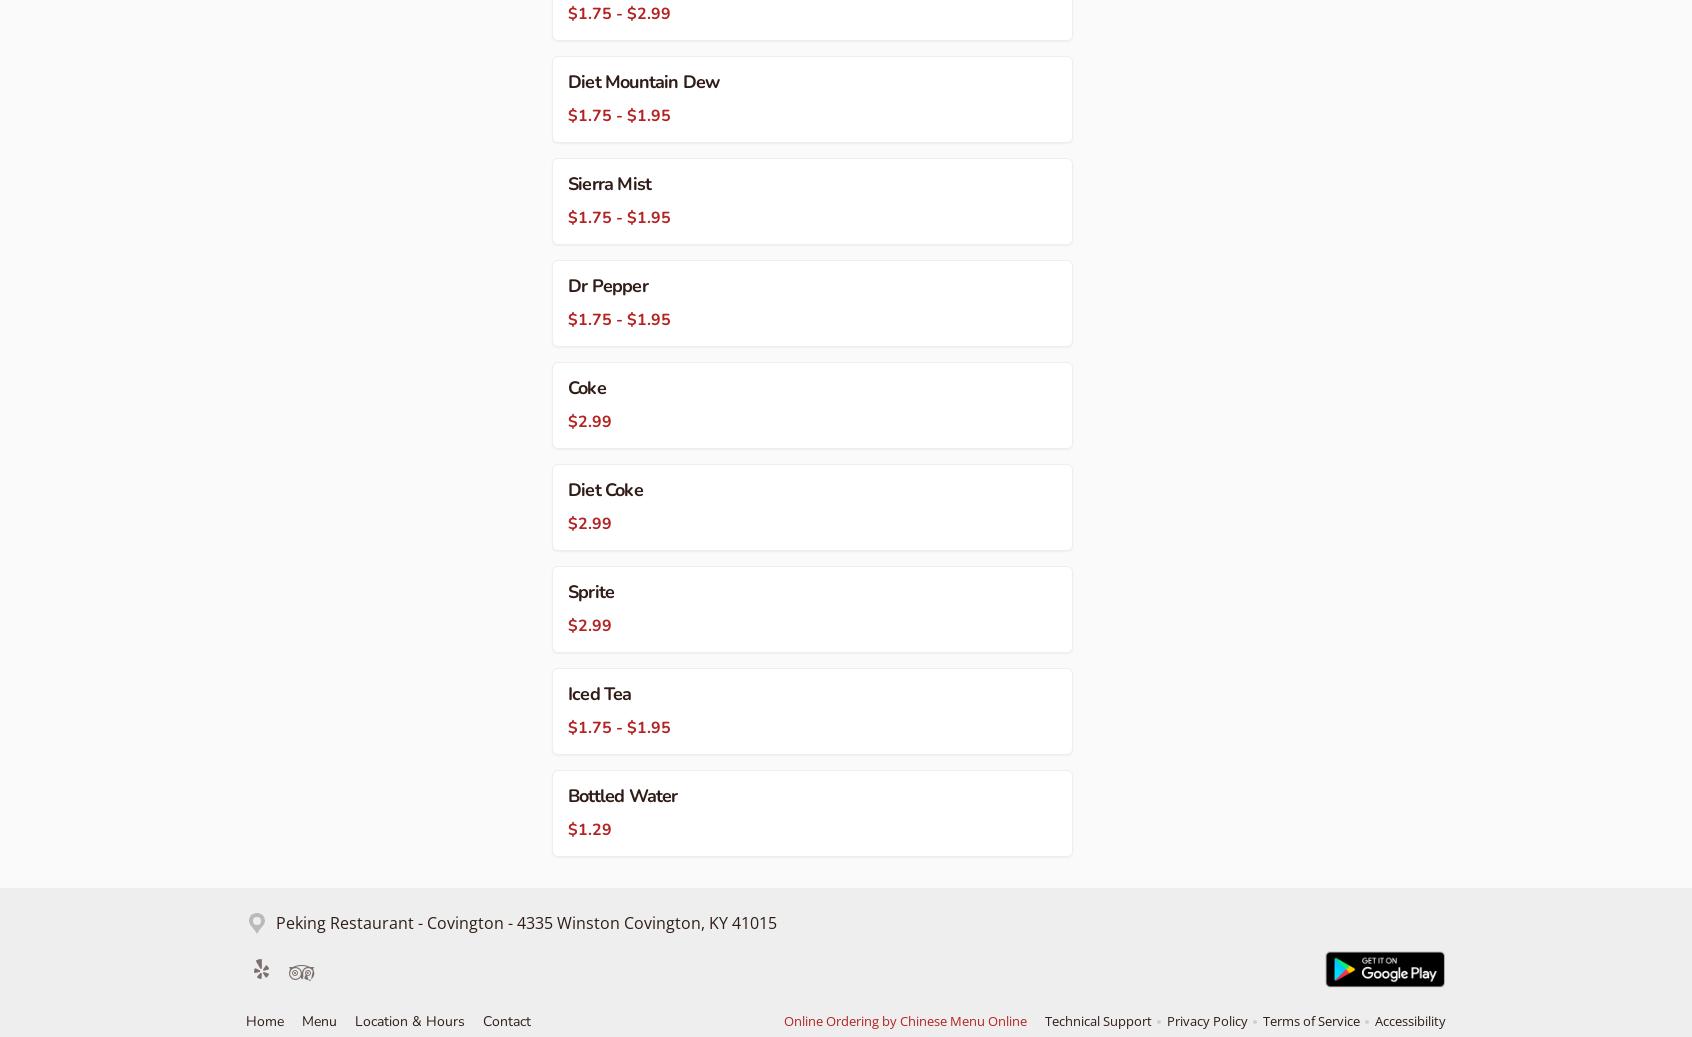  What do you see at coordinates (606, 283) in the screenshot?
I see `'Dr Pepper'` at bounding box center [606, 283].